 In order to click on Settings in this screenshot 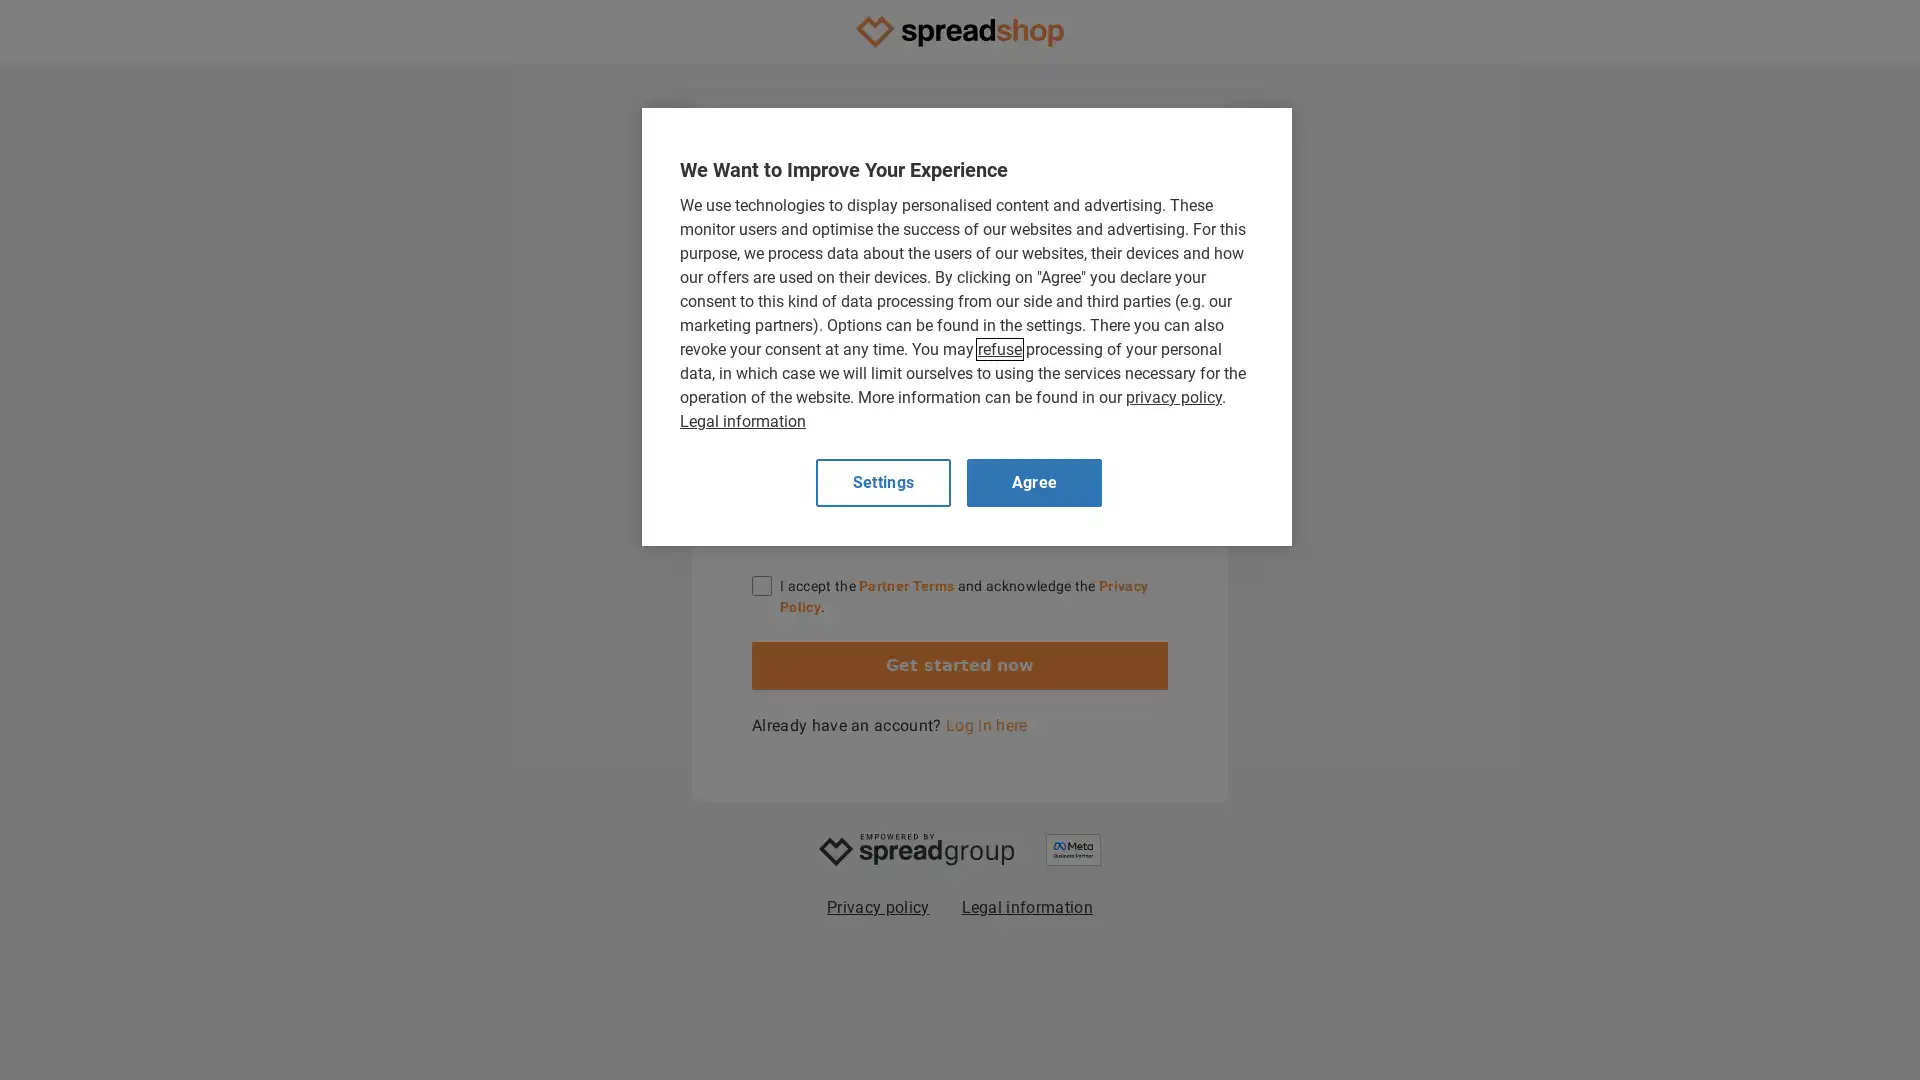, I will do `click(882, 482)`.